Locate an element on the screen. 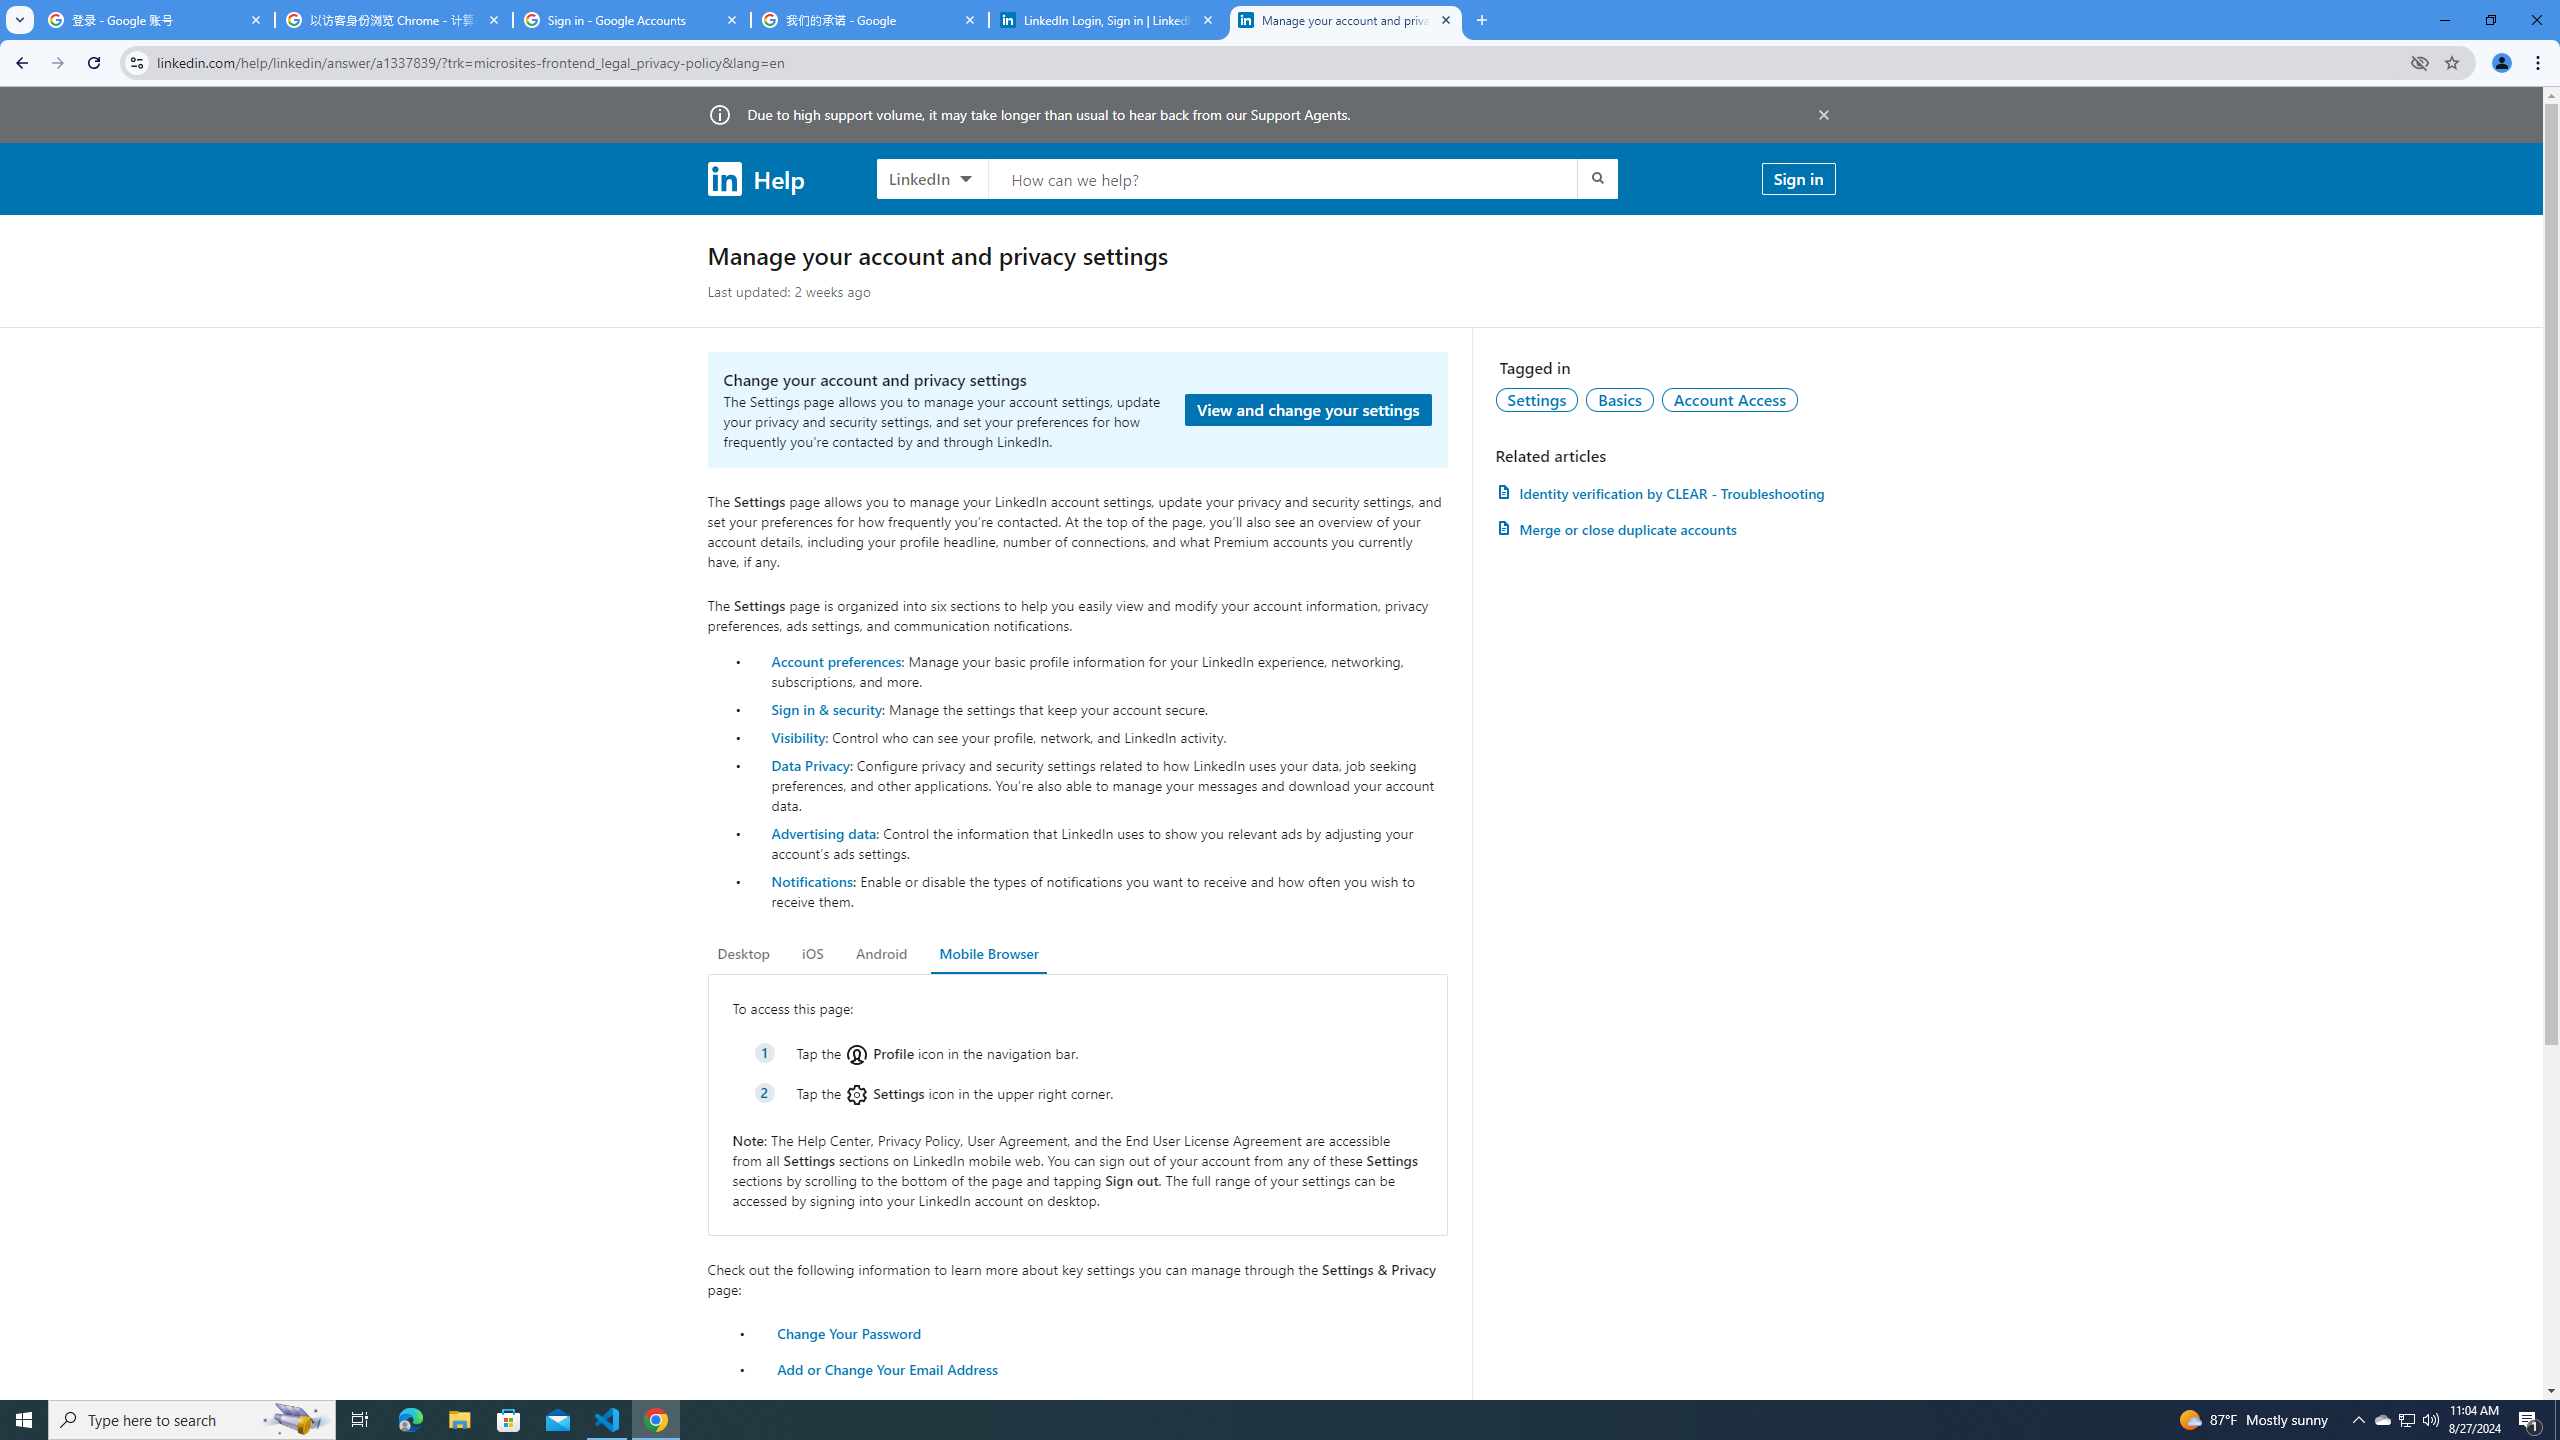 This screenshot has height=1440, width=2560. 'iOS' is located at coordinates (811, 953).